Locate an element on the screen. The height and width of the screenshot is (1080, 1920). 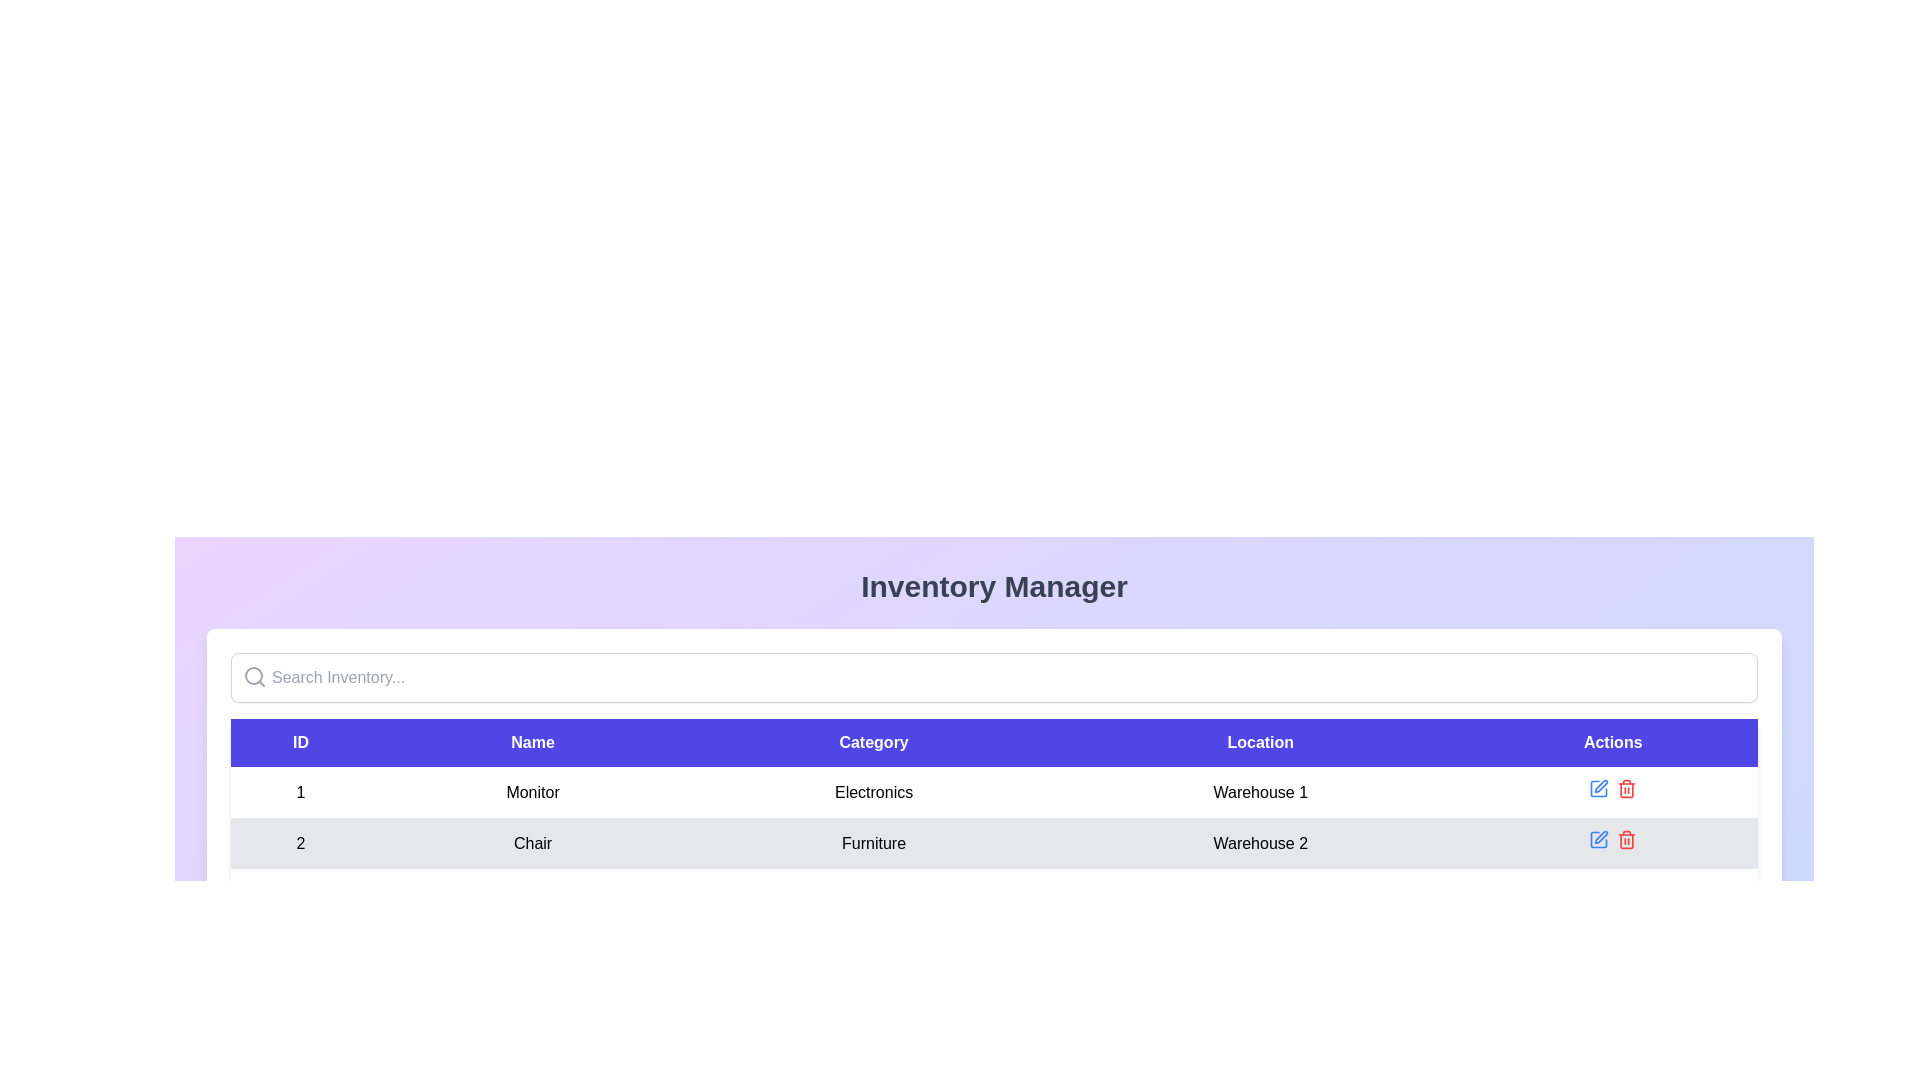
the non-interactive label in the 'Category' column of the second row that displays 'Furniture' is located at coordinates (874, 843).